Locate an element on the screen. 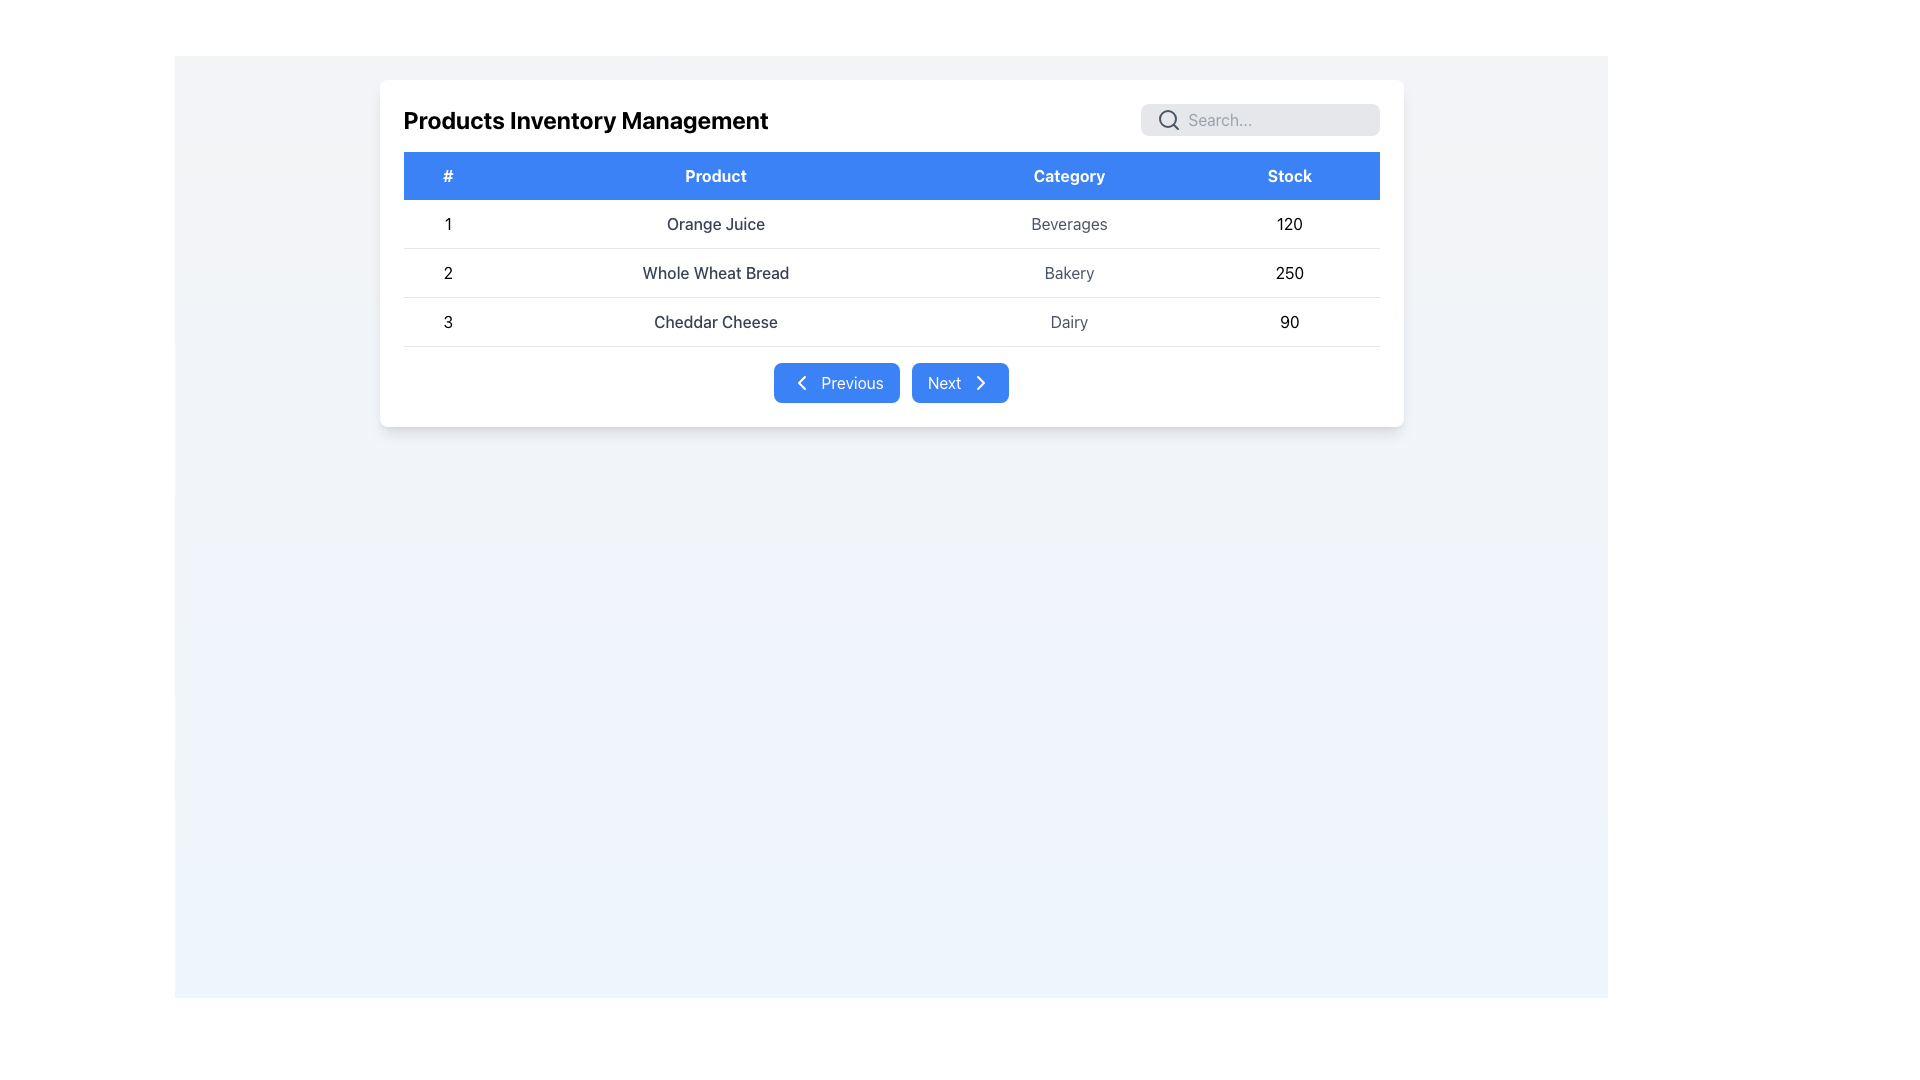  the header cell labeled 'Category' is located at coordinates (1068, 175).